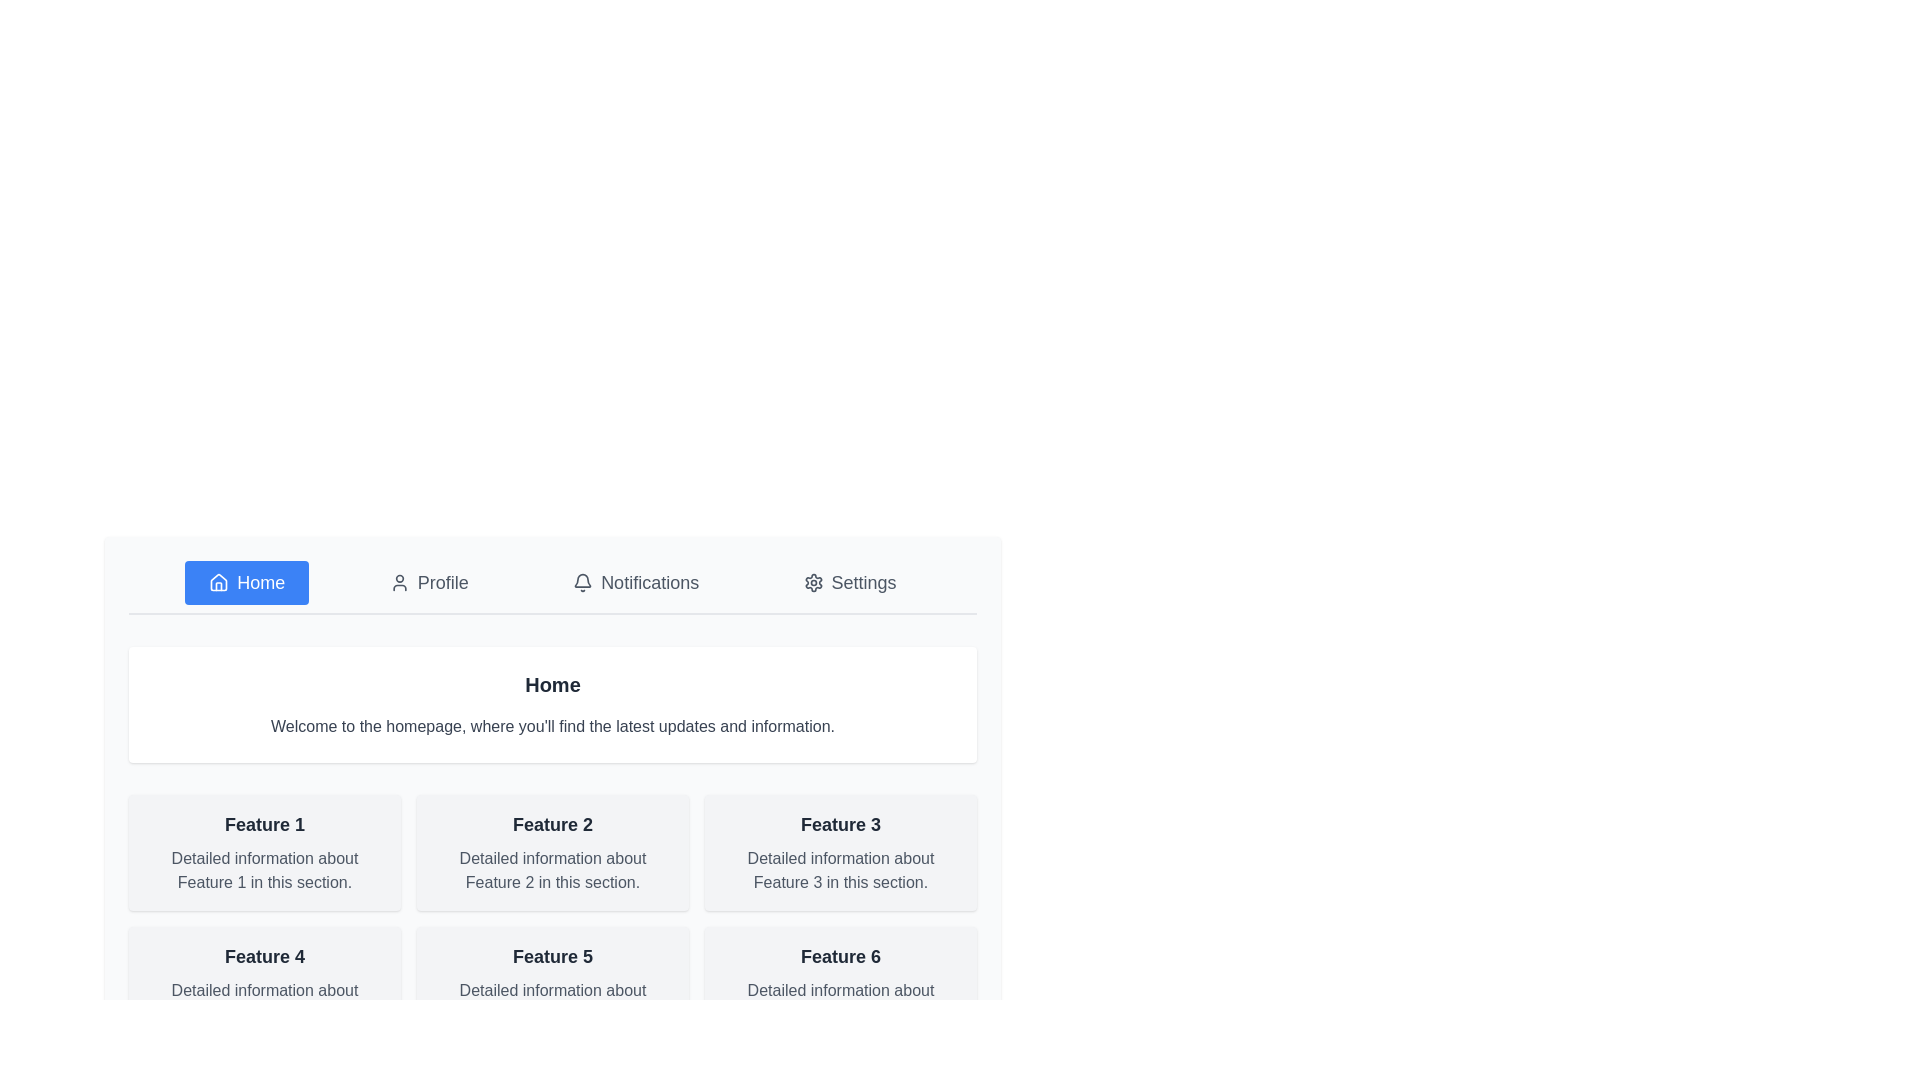 Image resolution: width=1920 pixels, height=1080 pixels. I want to click on the Informational card labeled 'Feature 2', which is a rounded rectangular card with a gray background located in the top row of a grid layout, so click(552, 852).